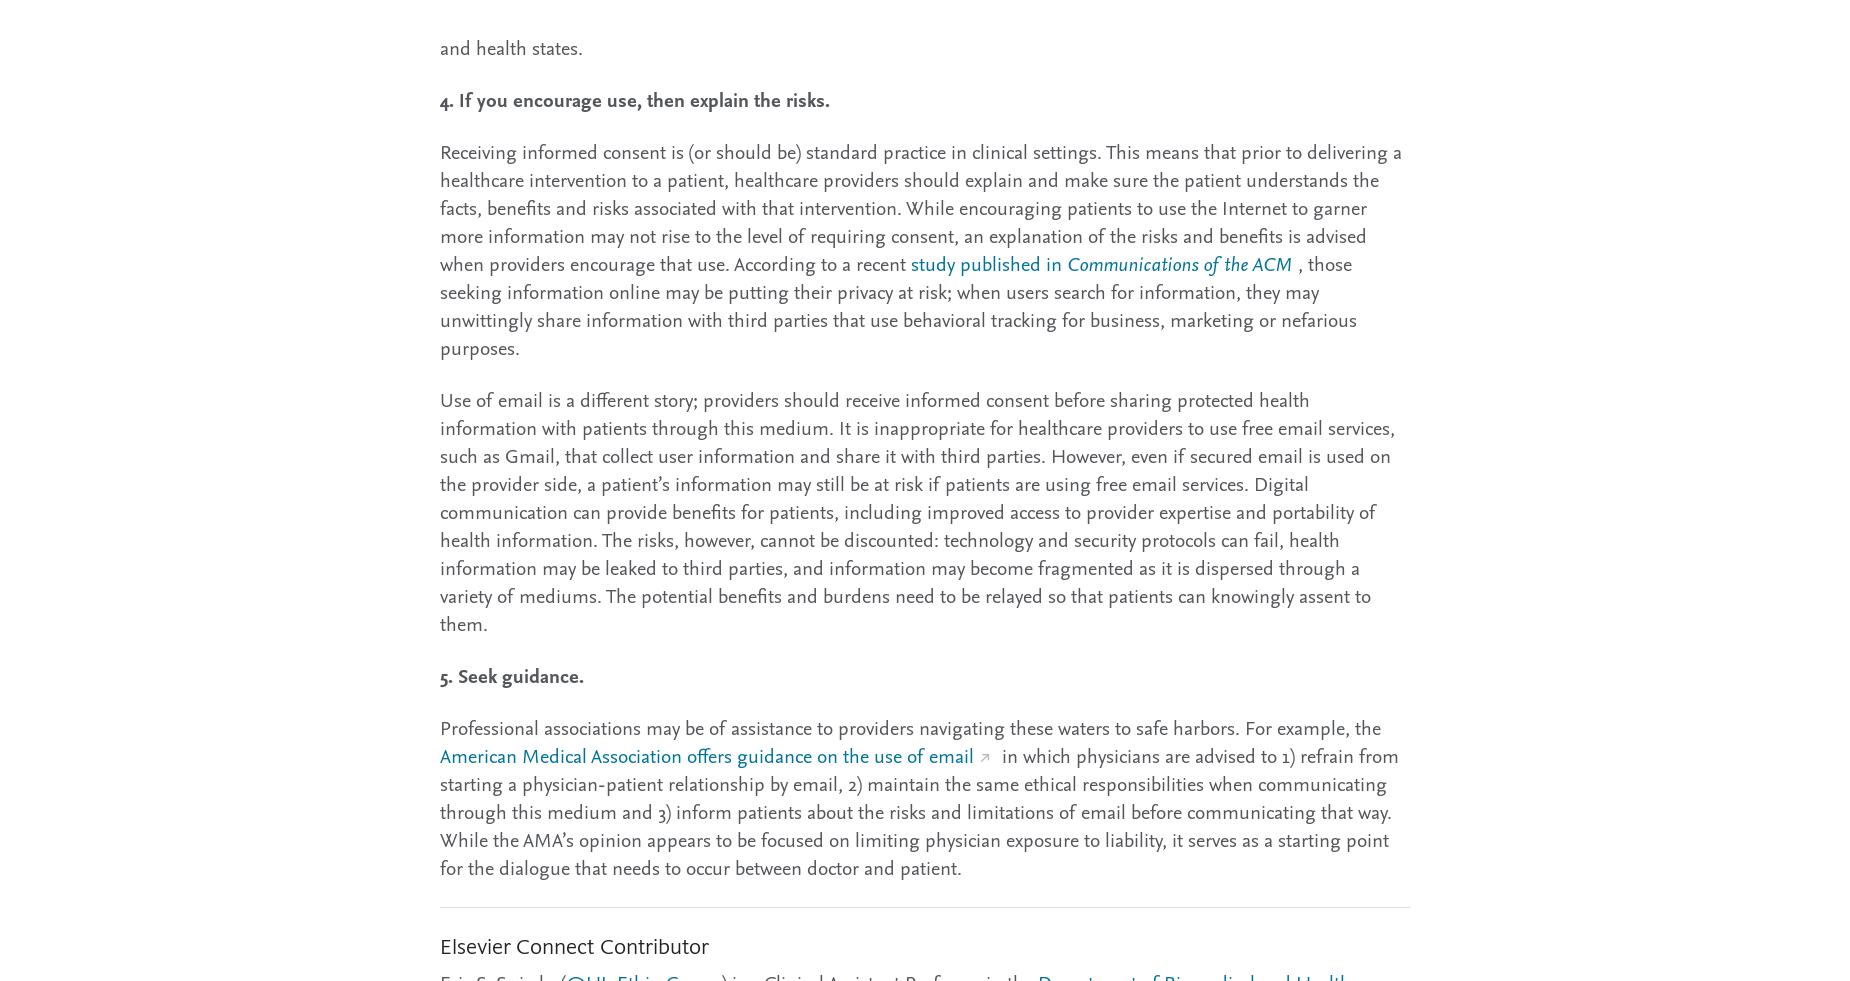 The height and width of the screenshot is (981, 1850). I want to click on 'Communications of the ACM', so click(1066, 262).